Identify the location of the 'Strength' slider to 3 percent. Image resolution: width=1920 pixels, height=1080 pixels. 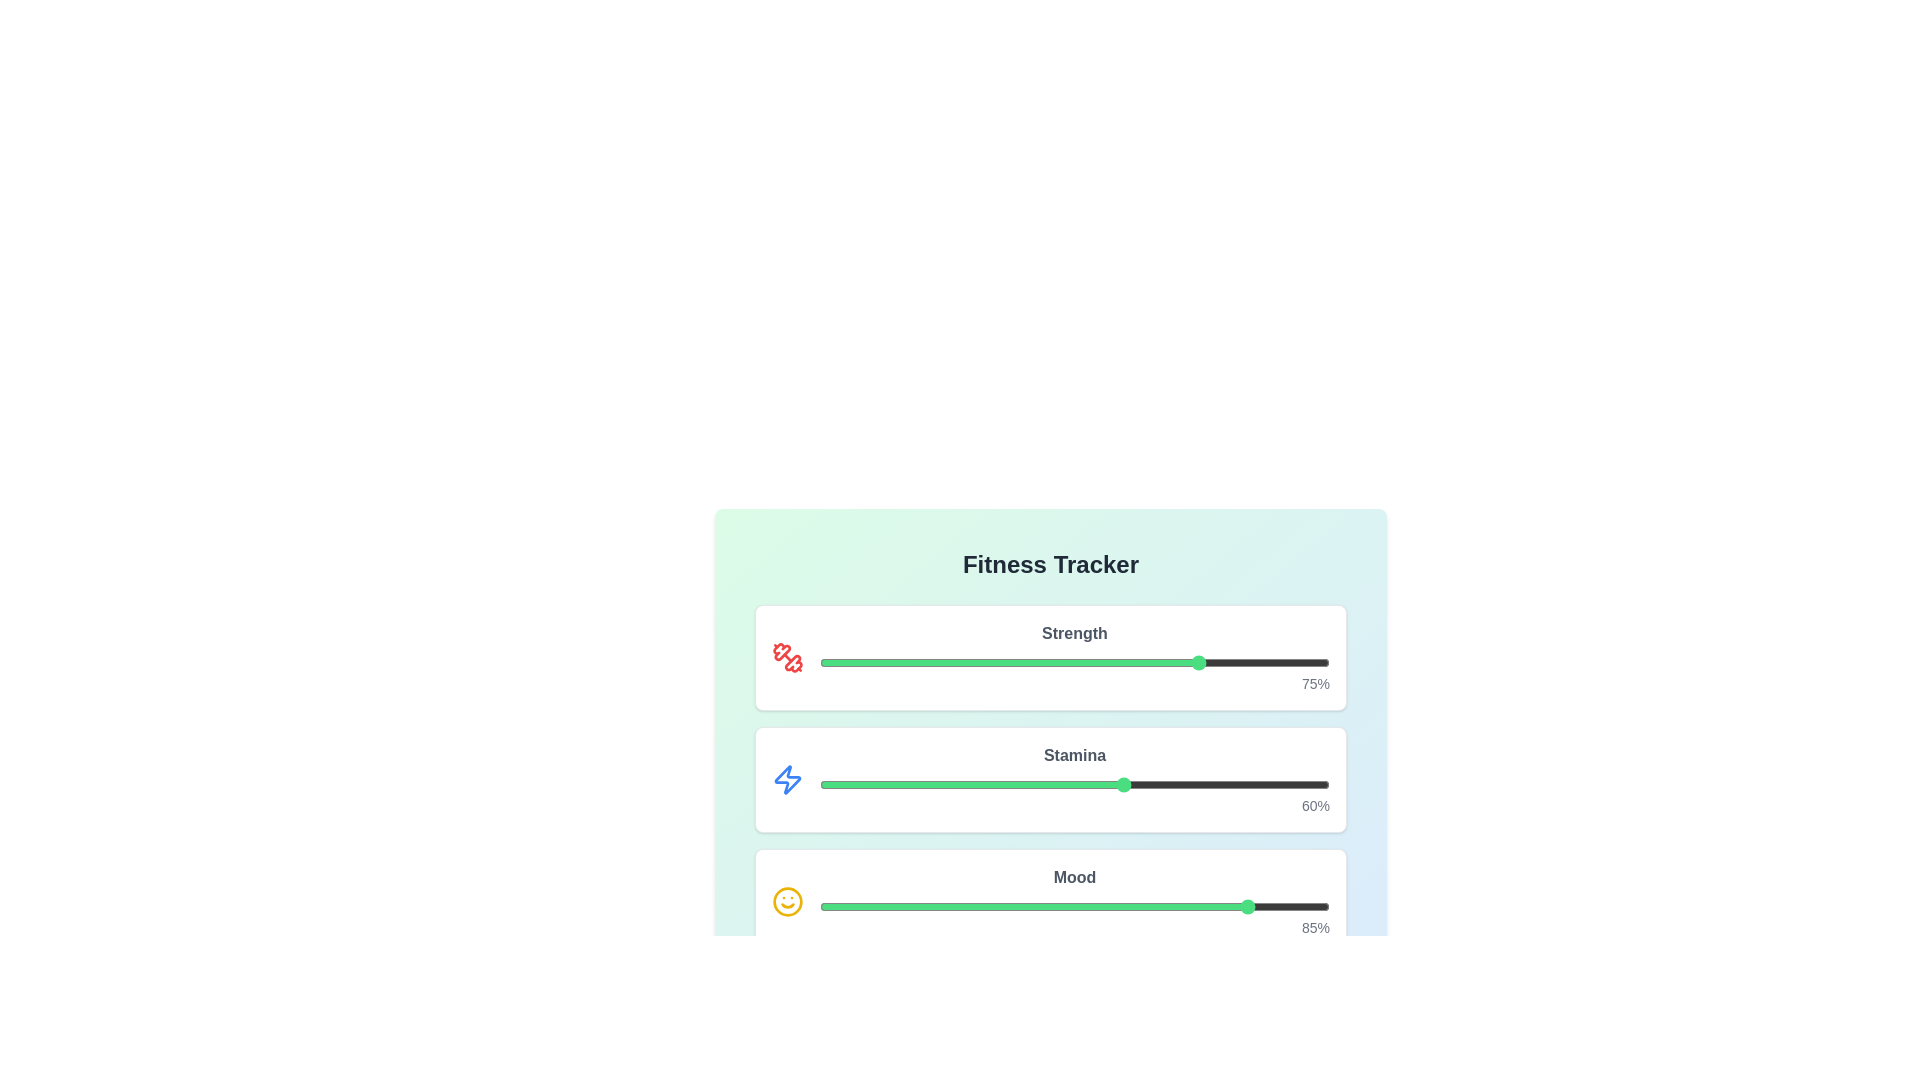
(835, 663).